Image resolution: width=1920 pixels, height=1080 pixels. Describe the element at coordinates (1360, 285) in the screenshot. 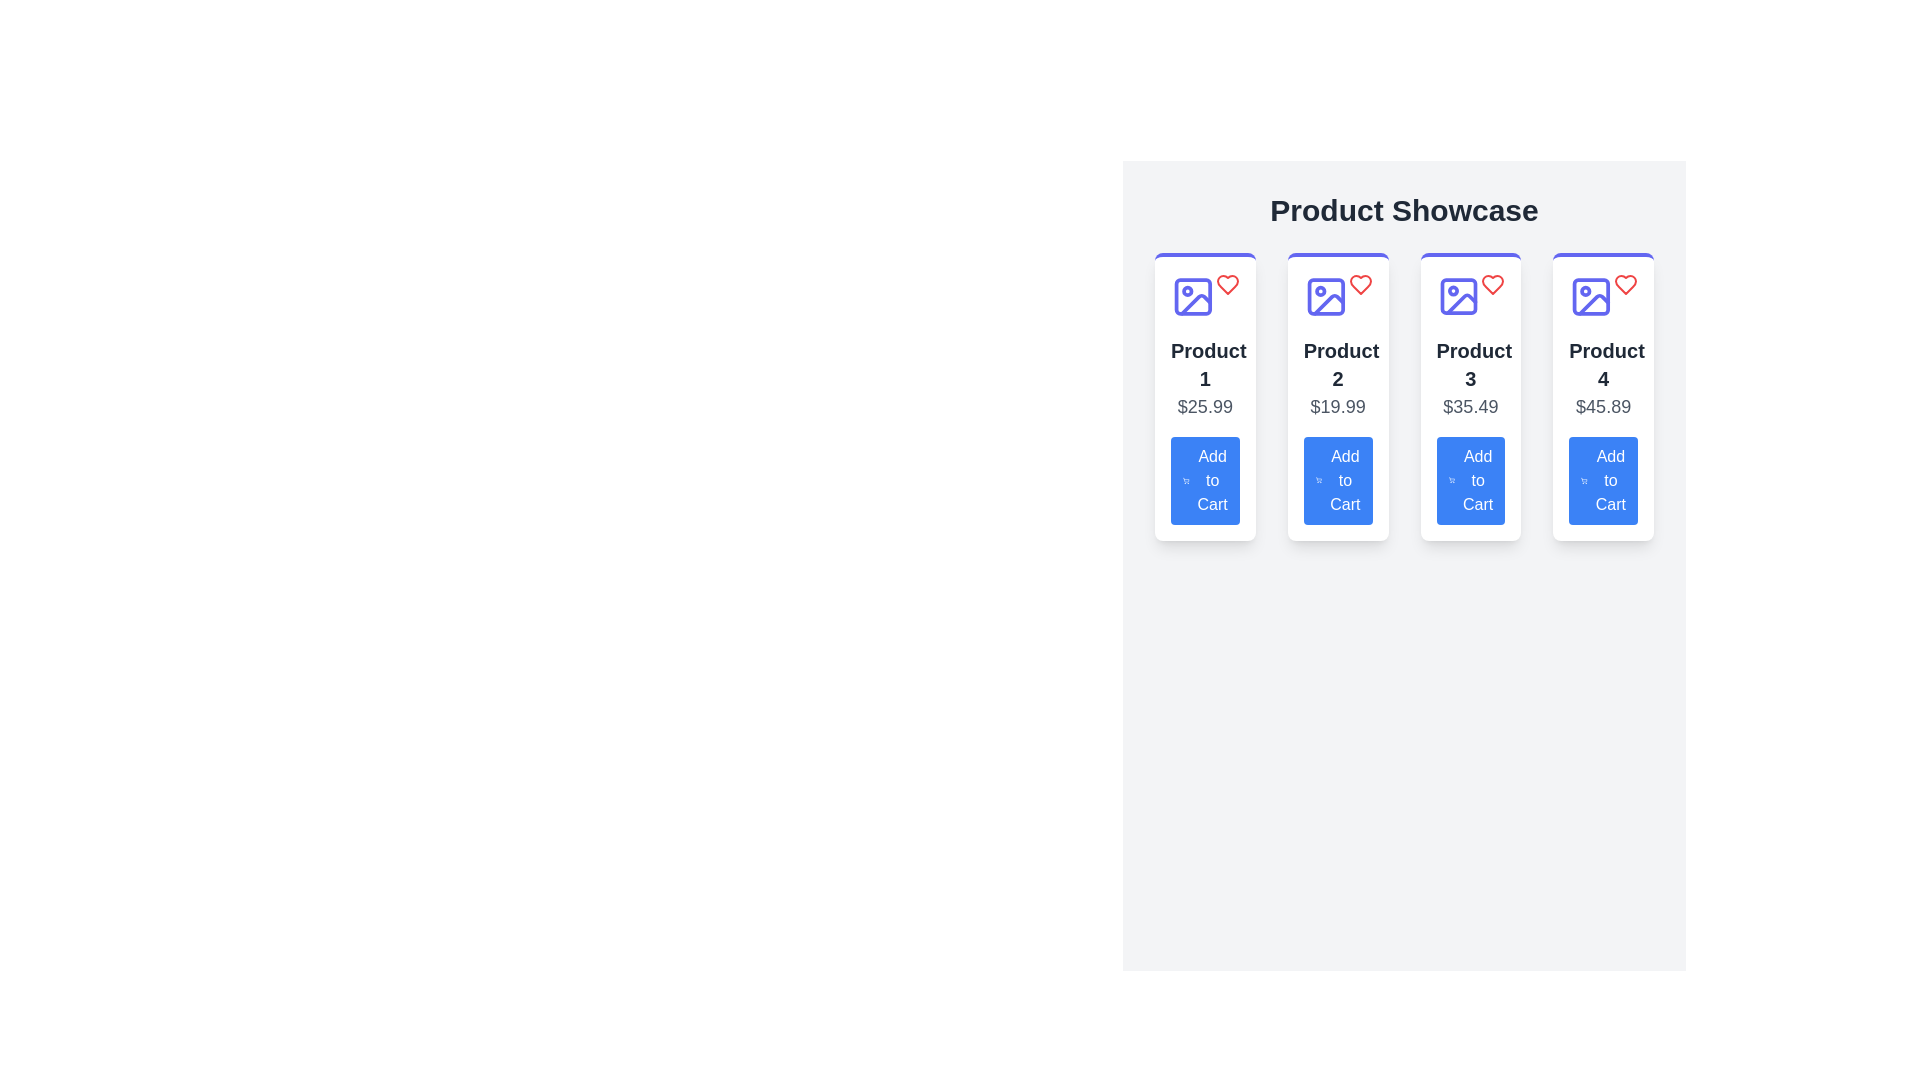

I see `the favorite icon button located at the top-right corner of the second product card to trigger a tooltip or visual effect` at that location.